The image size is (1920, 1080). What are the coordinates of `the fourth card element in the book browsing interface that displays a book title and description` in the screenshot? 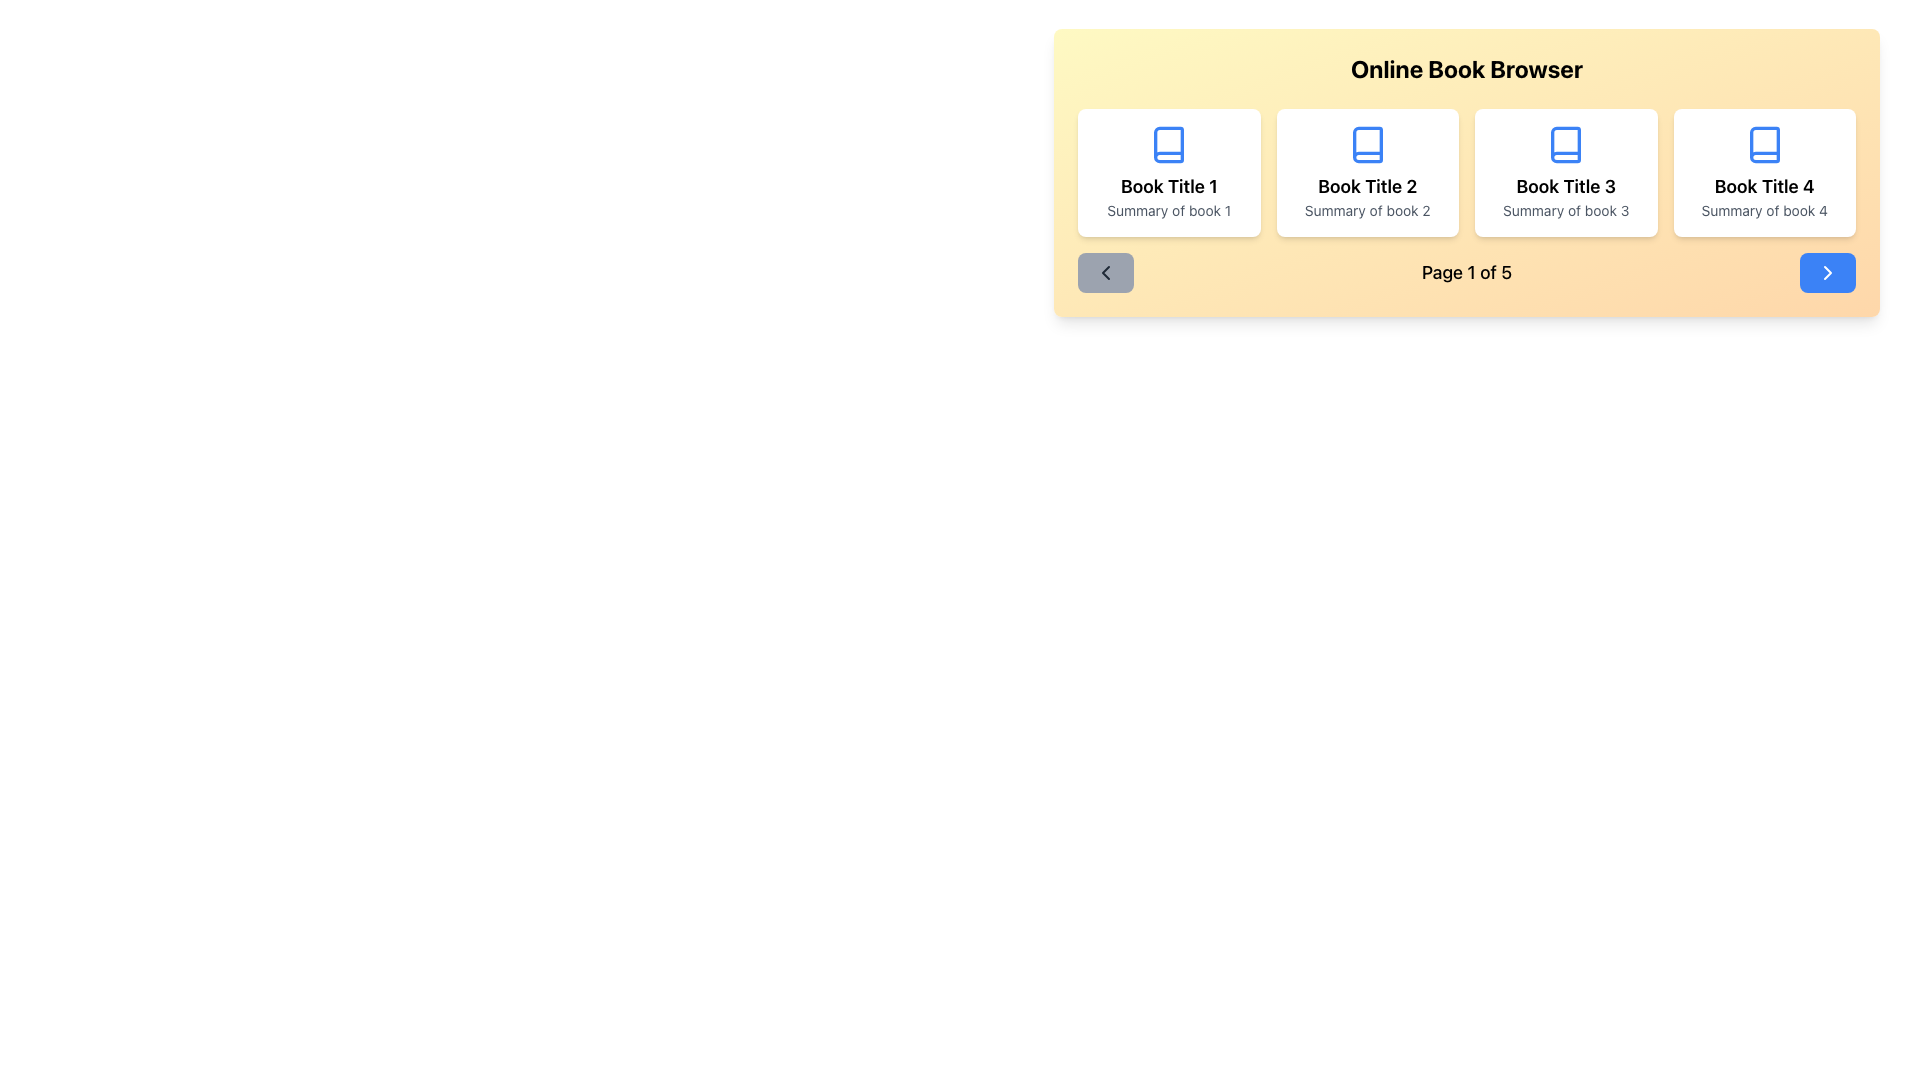 It's located at (1764, 172).